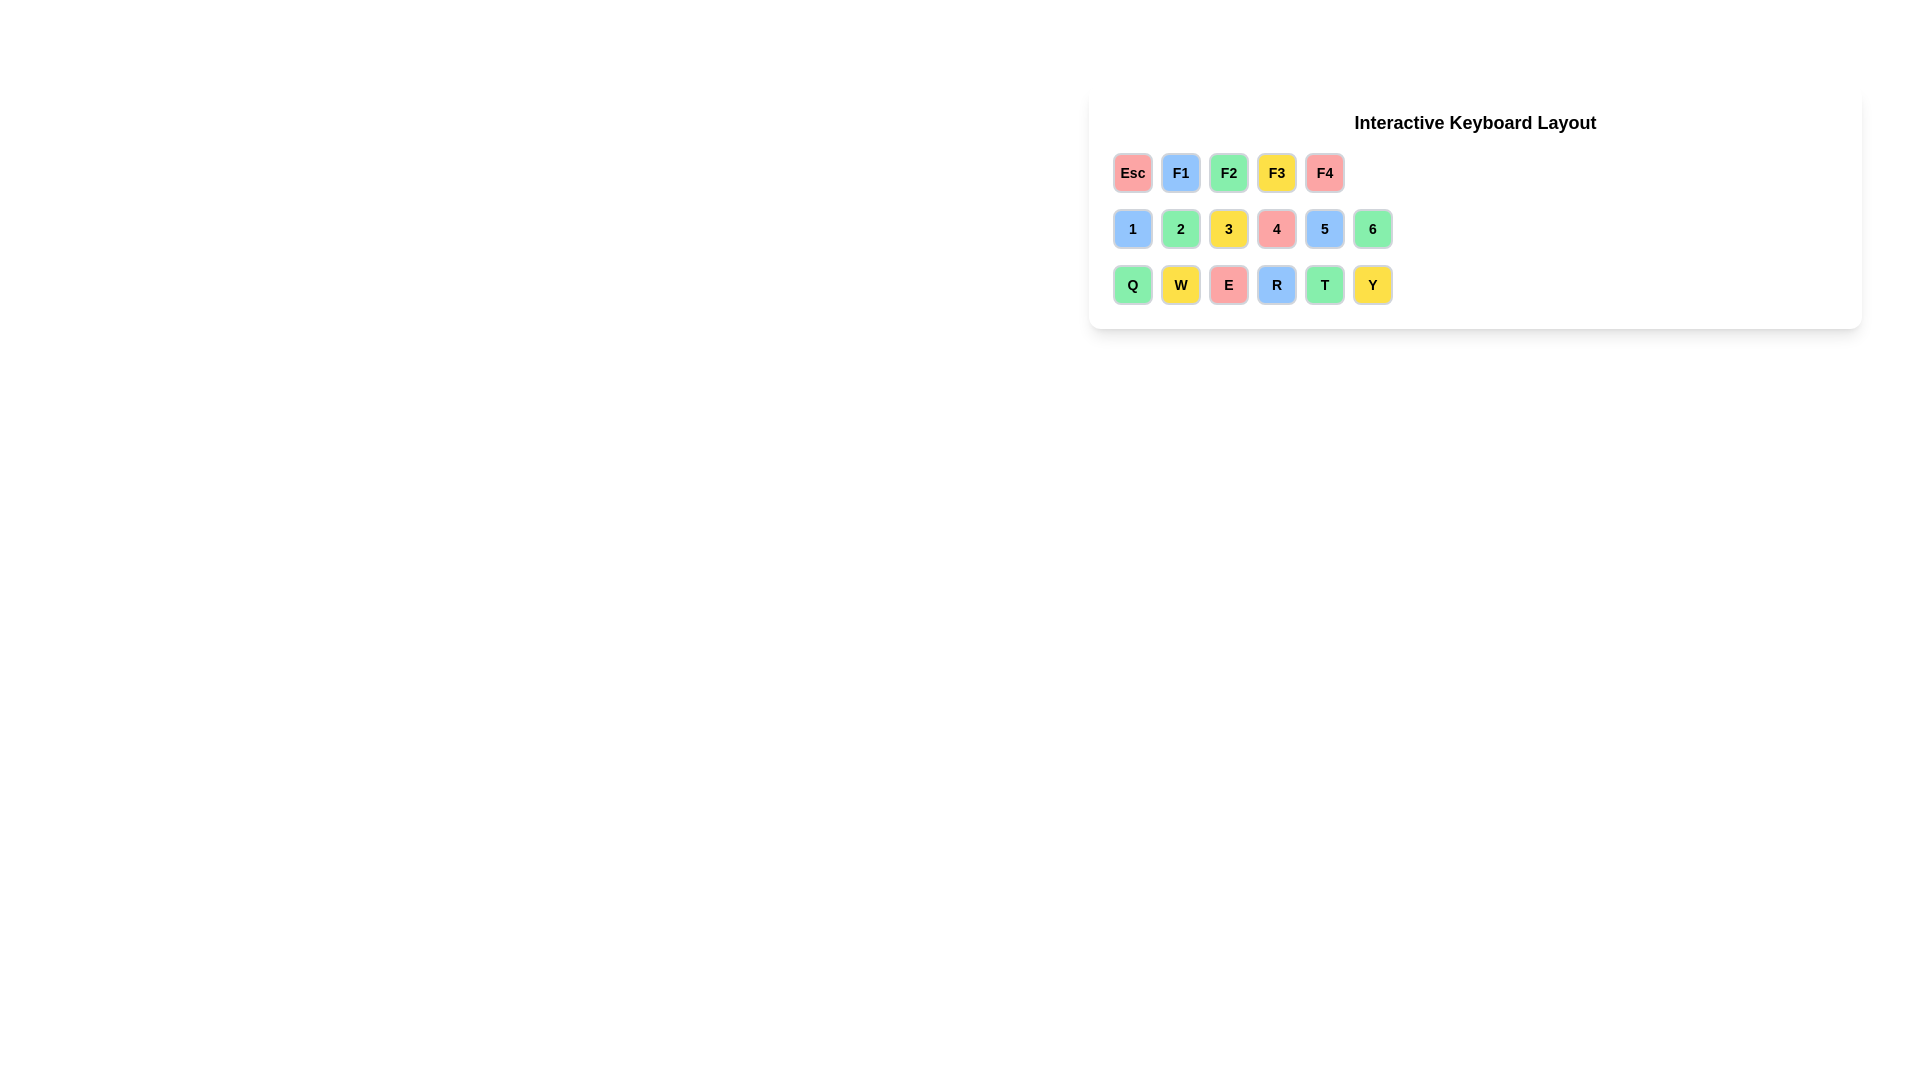 This screenshot has height=1080, width=1920. I want to click on the button displaying the number '5', which is the fifth button in a horizontal sequence of six buttons, so click(1324, 227).